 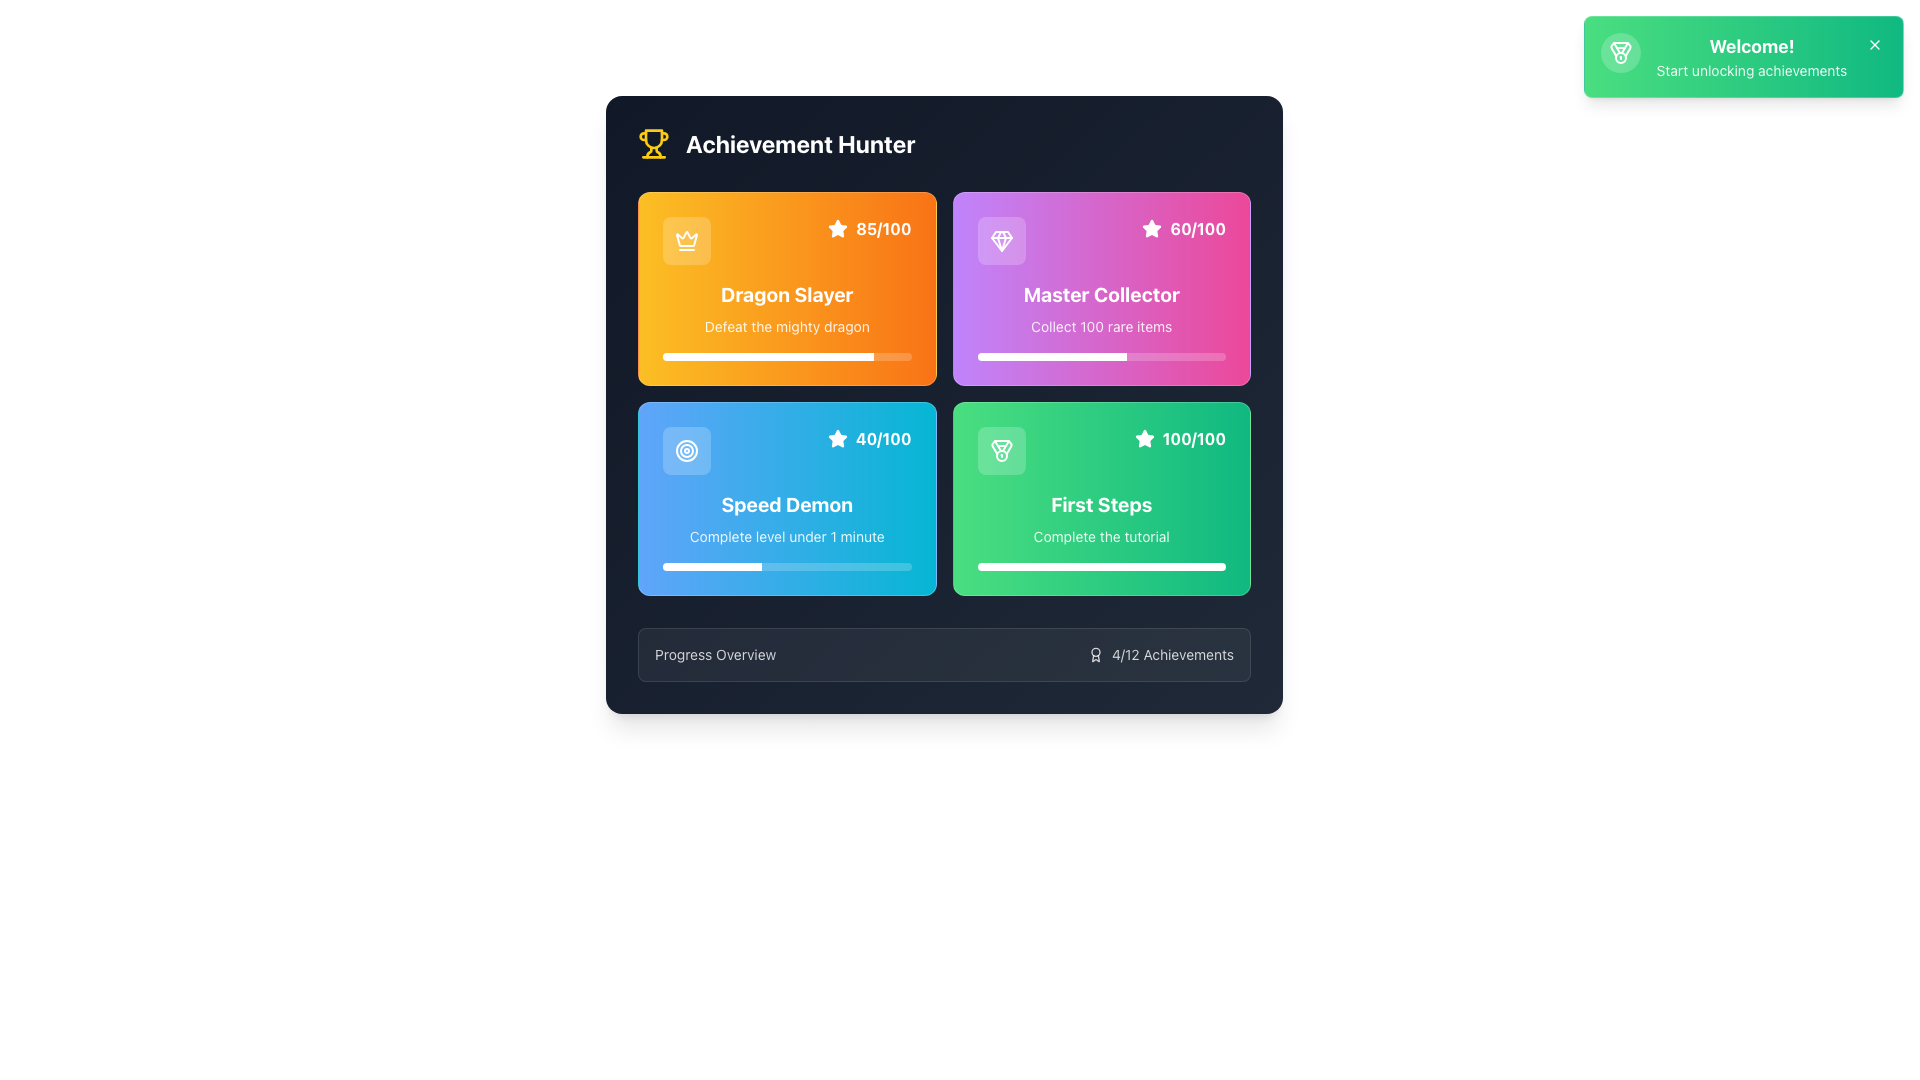 What do you see at coordinates (1874, 45) in the screenshot?
I see `the small 'x' icon button located in the top-right corner of the green notification card labeled 'Welcome! Start unlocking achievements'` at bounding box center [1874, 45].